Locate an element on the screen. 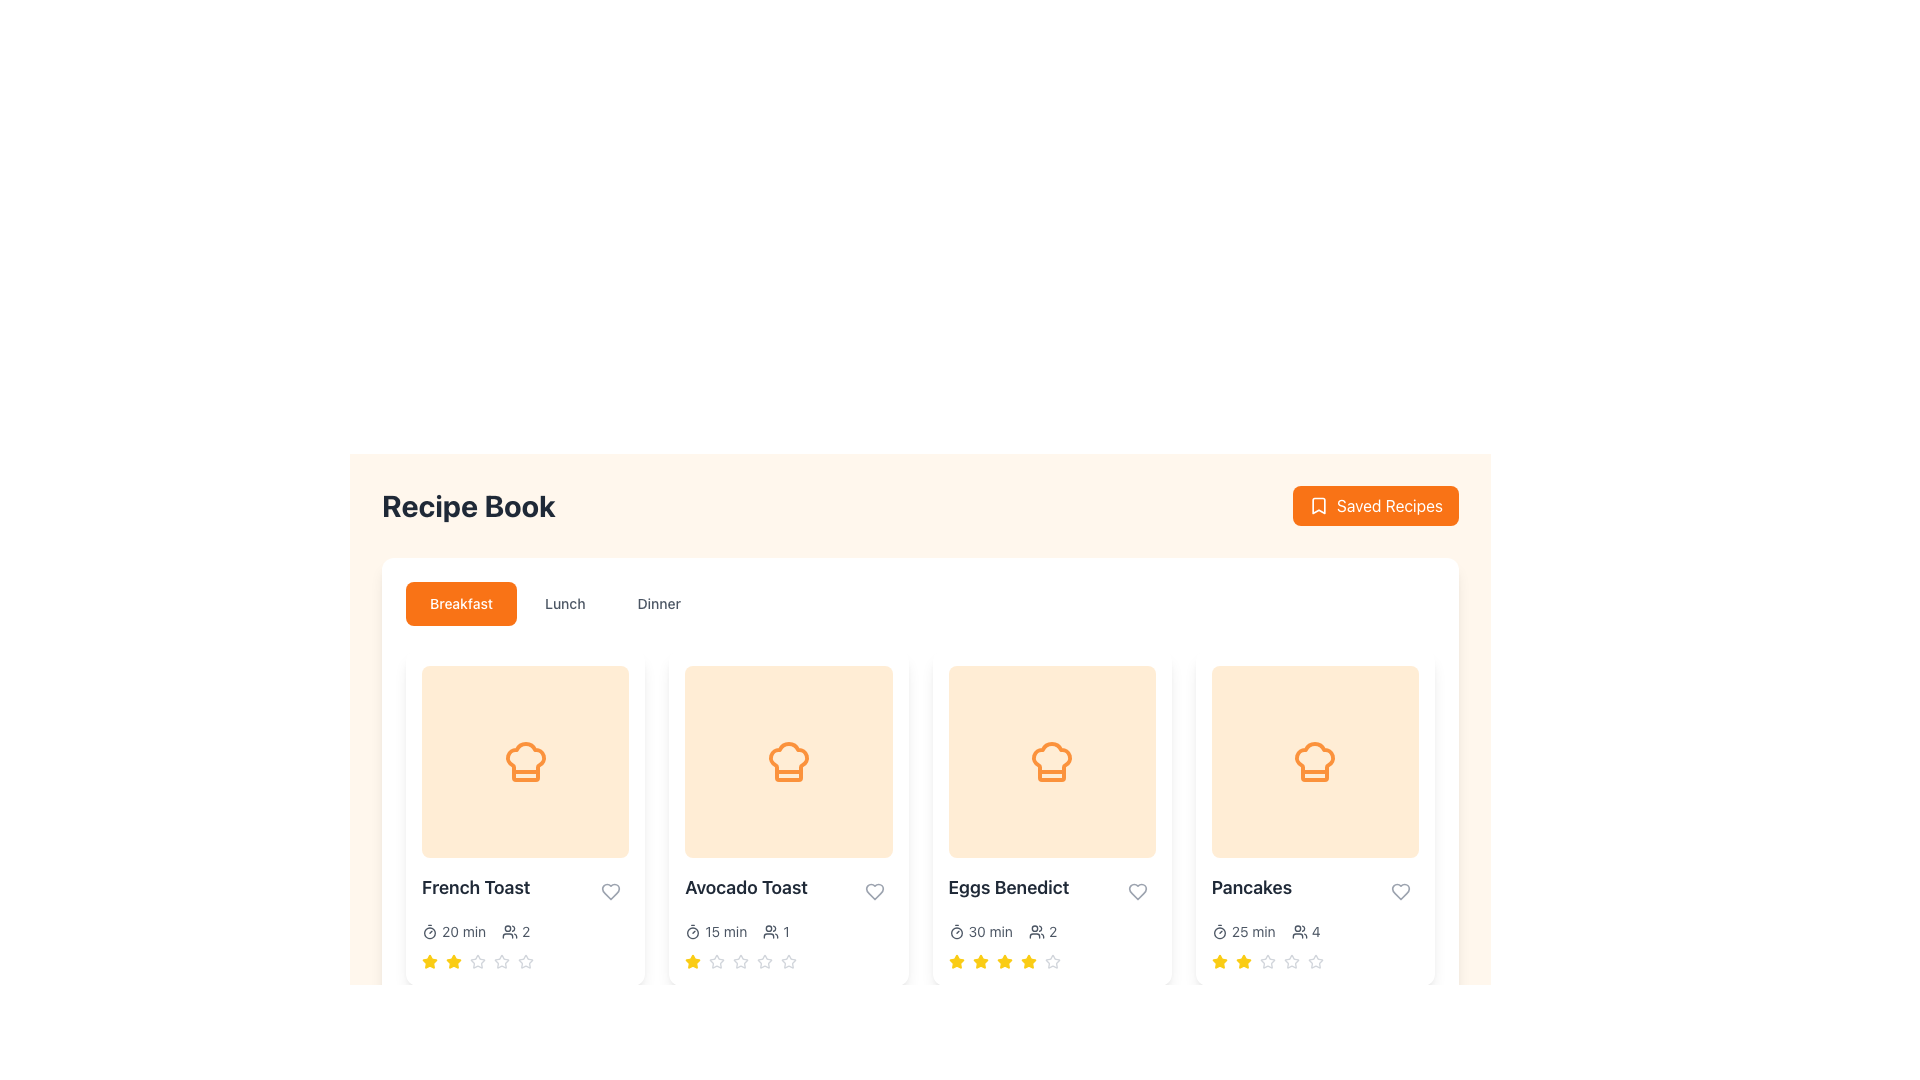 This screenshot has width=1920, height=1080. the chef's hat icon located in the 'Pancakes' card in the recipe list interface, which is characterized by its orange strokes on a pale beige background is located at coordinates (1315, 762).